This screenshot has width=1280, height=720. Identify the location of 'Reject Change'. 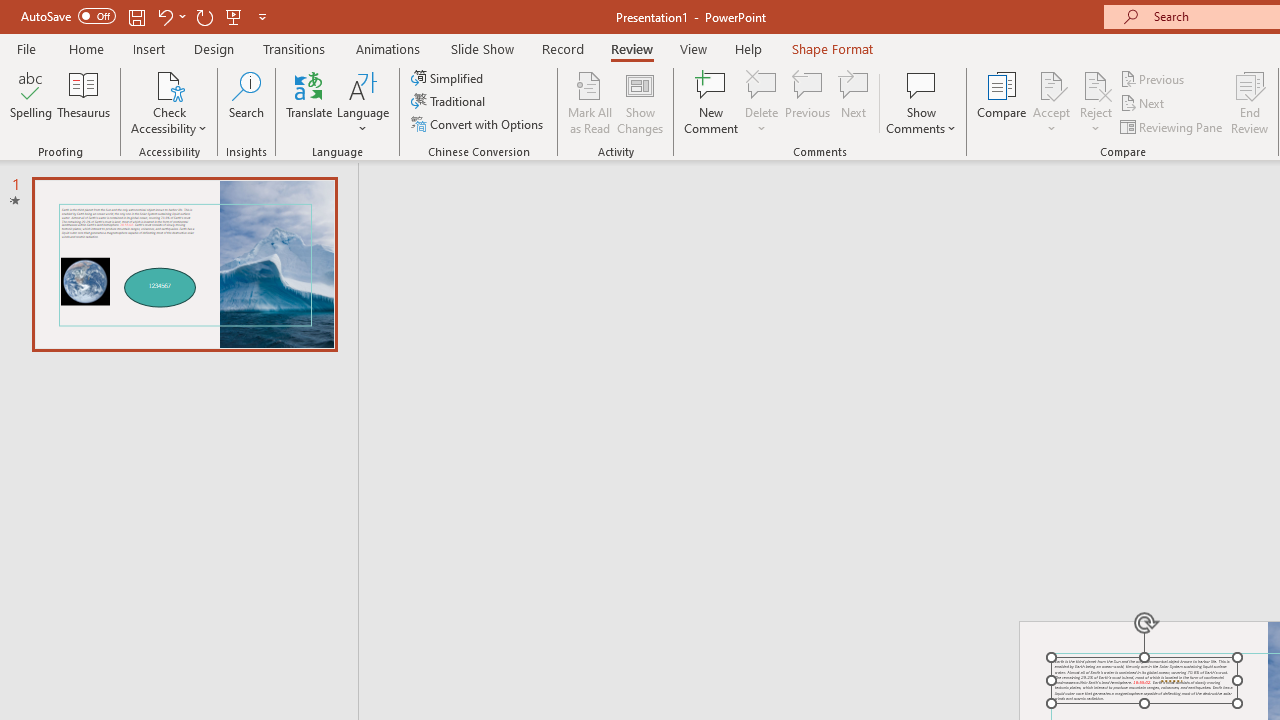
(1095, 84).